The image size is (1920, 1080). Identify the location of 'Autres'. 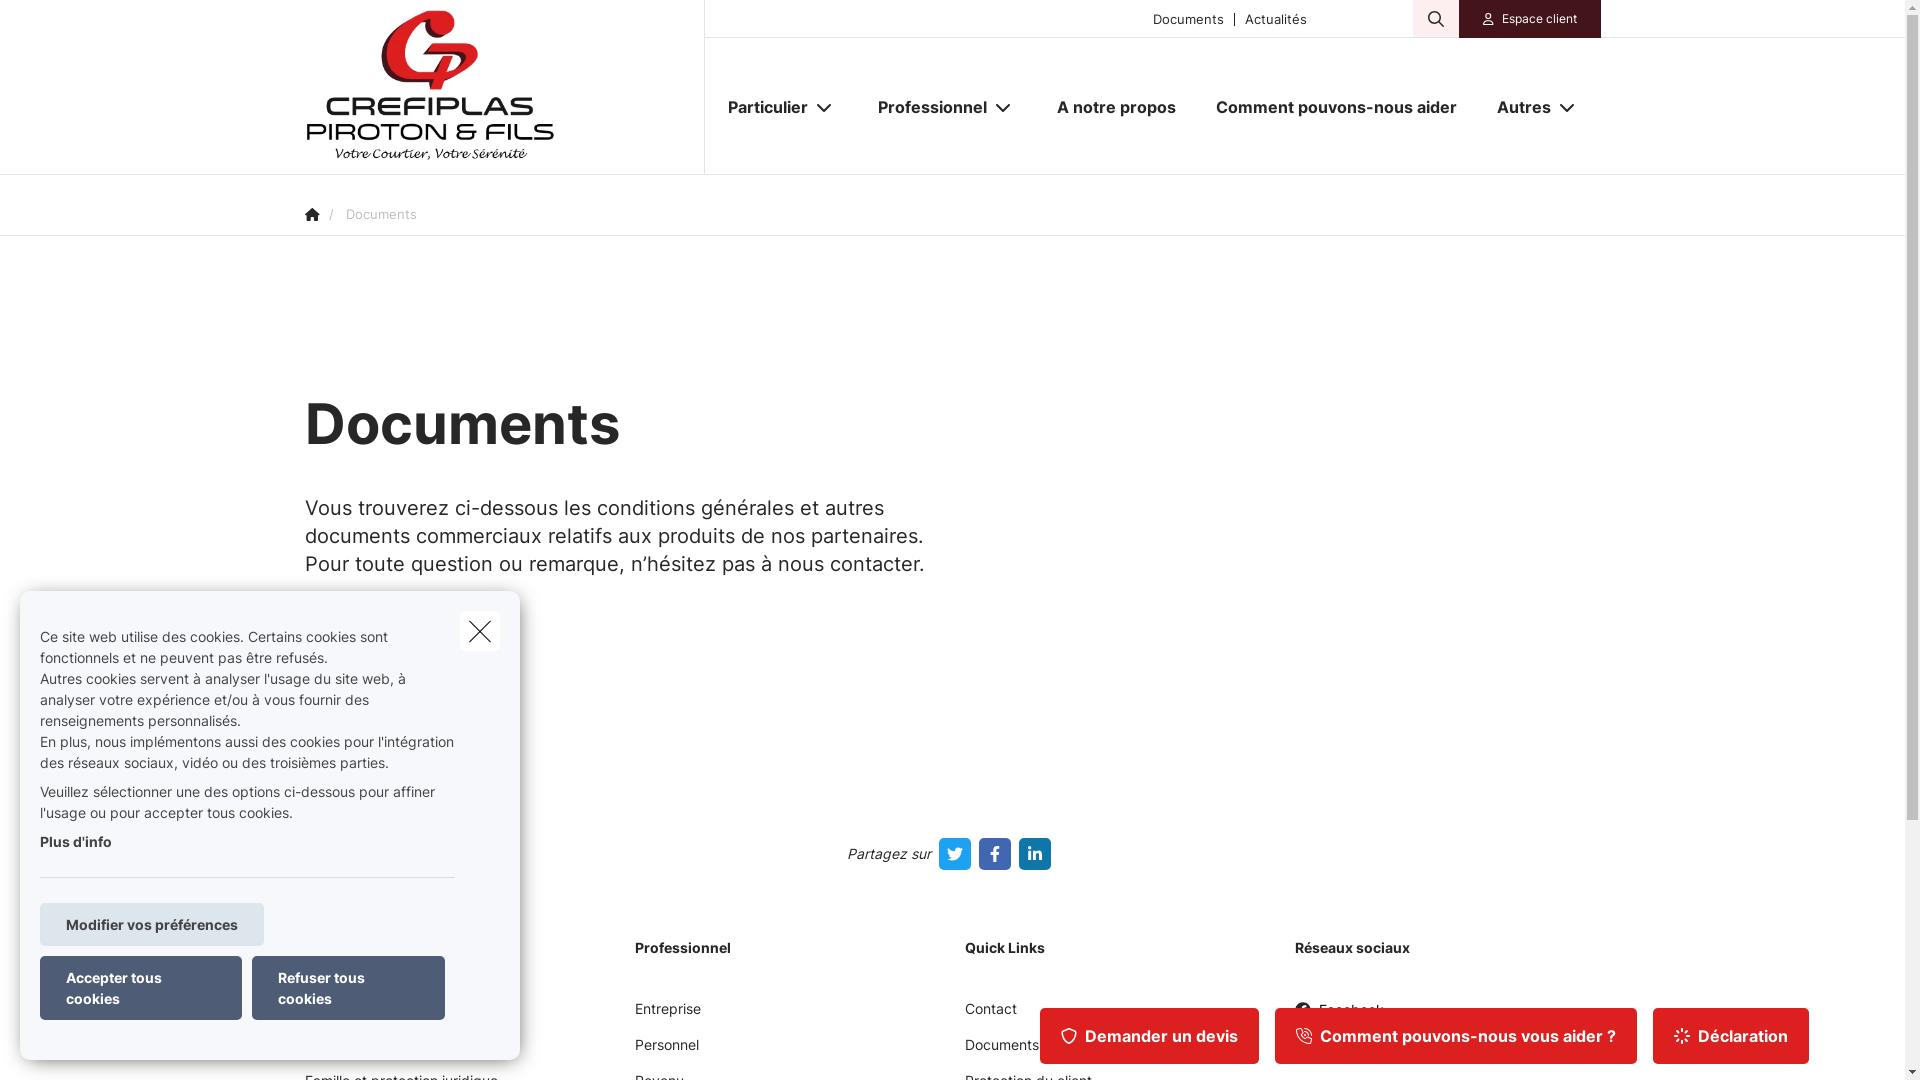
(1515, 107).